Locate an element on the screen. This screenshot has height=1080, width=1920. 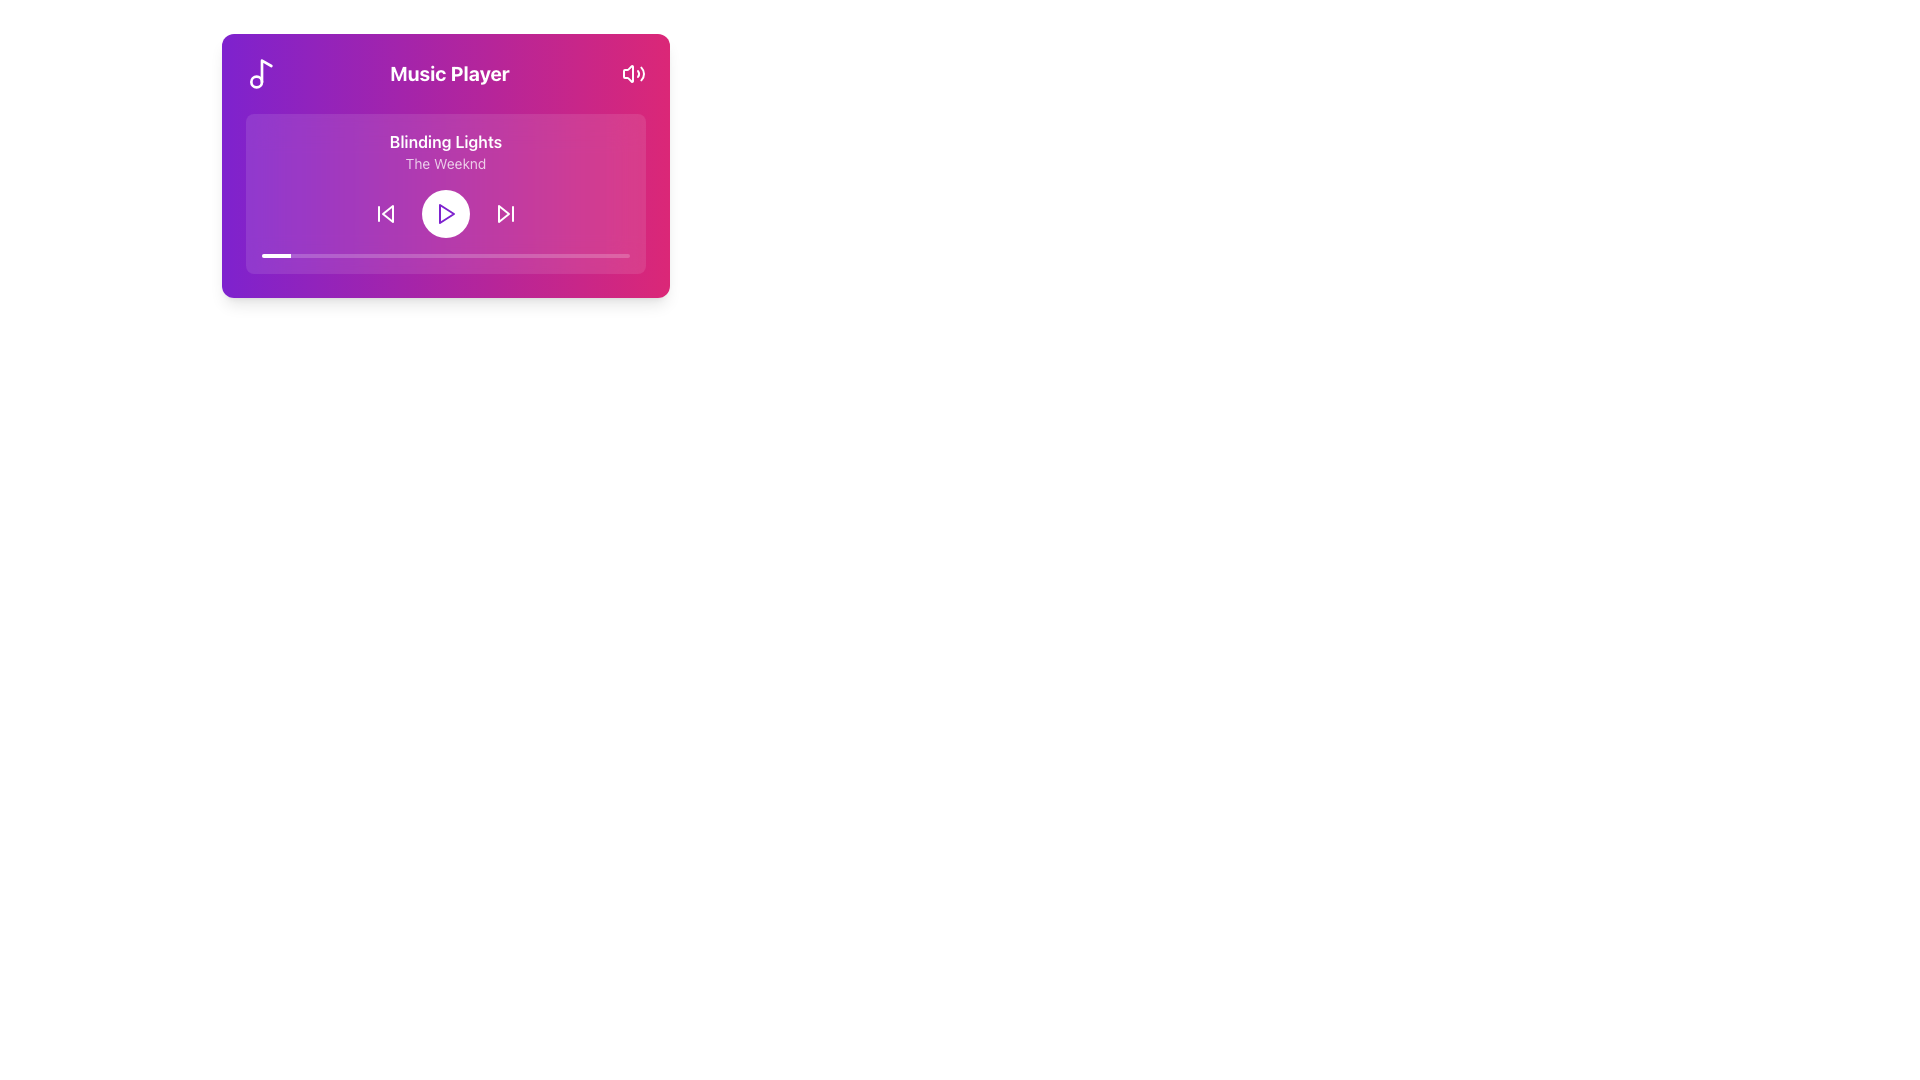
the circular button with a white forward skip icon and a purple background, which is the third button from the right in the button group, to change its appearance is located at coordinates (505, 213).